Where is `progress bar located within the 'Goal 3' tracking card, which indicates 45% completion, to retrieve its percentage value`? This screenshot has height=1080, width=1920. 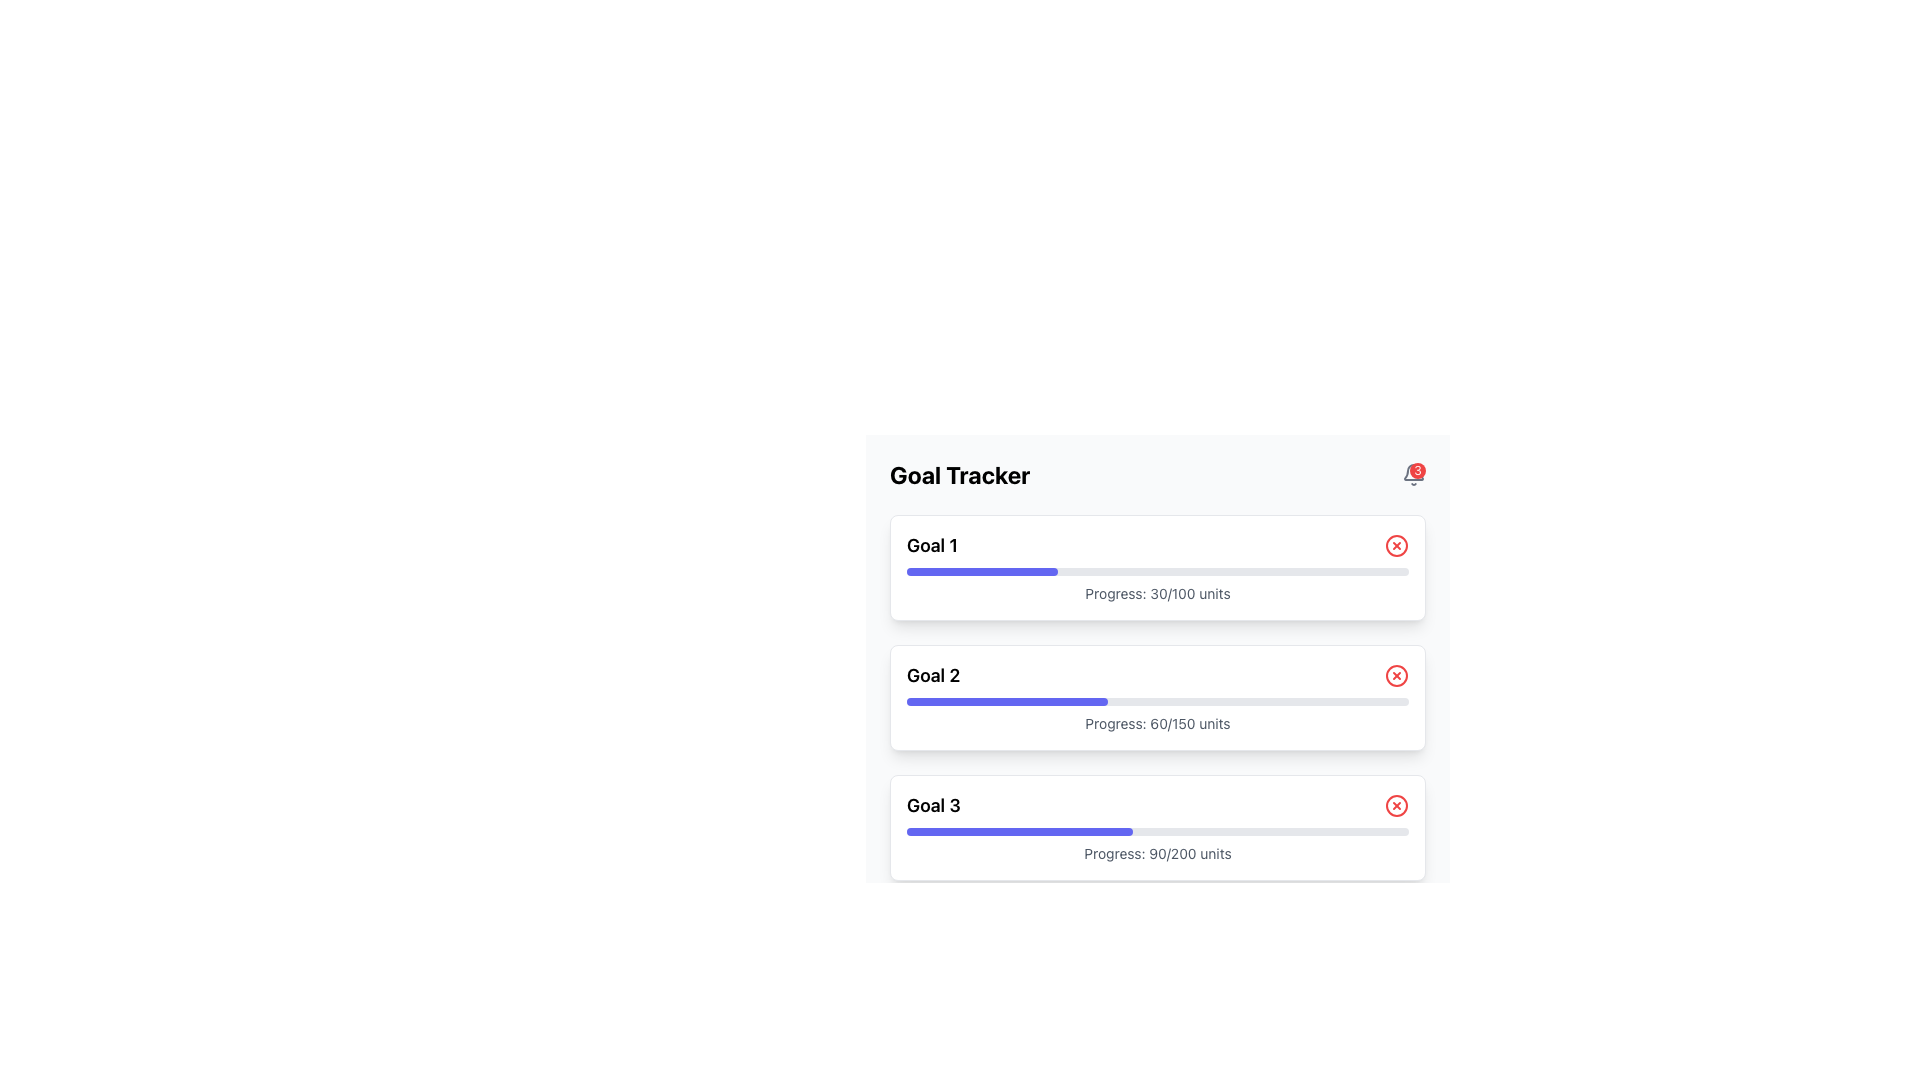 progress bar located within the 'Goal 3' tracking card, which indicates 45% completion, to retrieve its percentage value is located at coordinates (1019, 832).